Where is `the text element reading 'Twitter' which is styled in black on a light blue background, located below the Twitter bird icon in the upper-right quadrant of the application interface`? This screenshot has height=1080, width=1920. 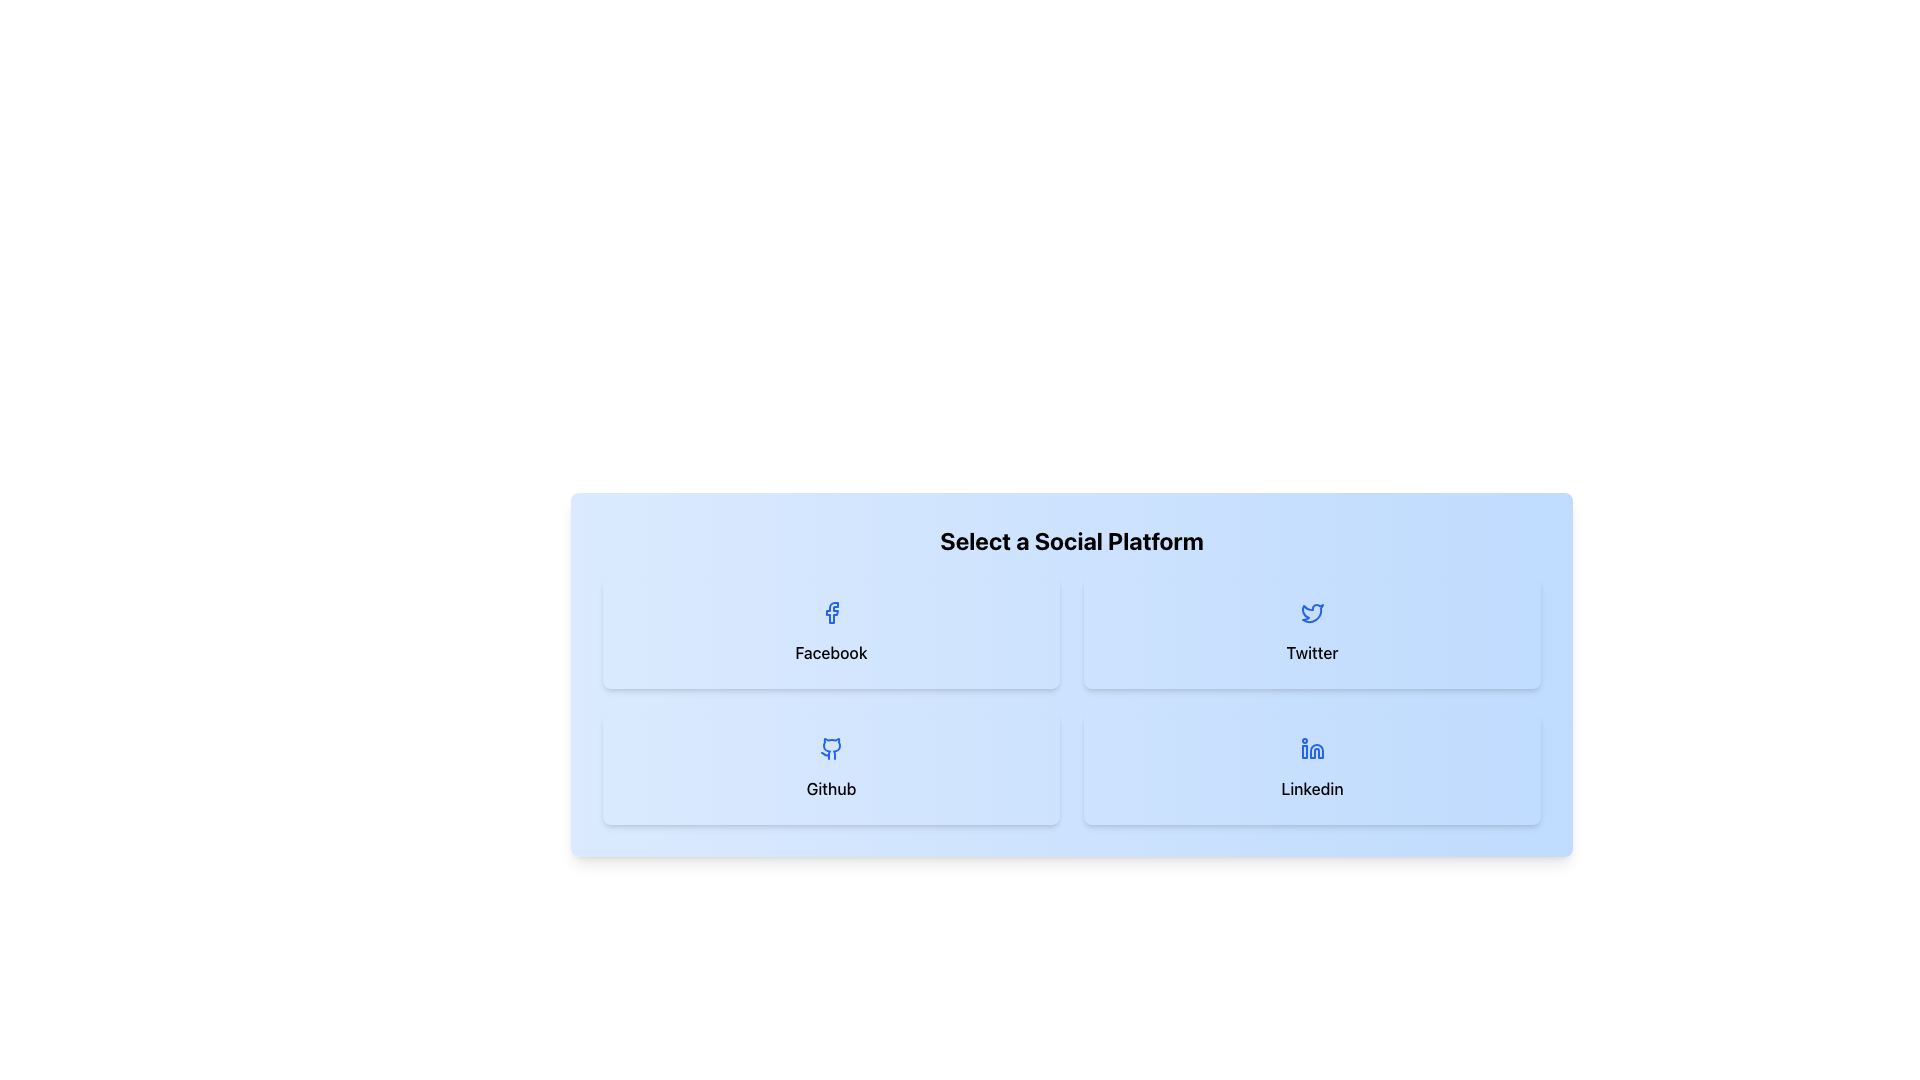 the text element reading 'Twitter' which is styled in black on a light blue background, located below the Twitter bird icon in the upper-right quadrant of the application interface is located at coordinates (1312, 652).